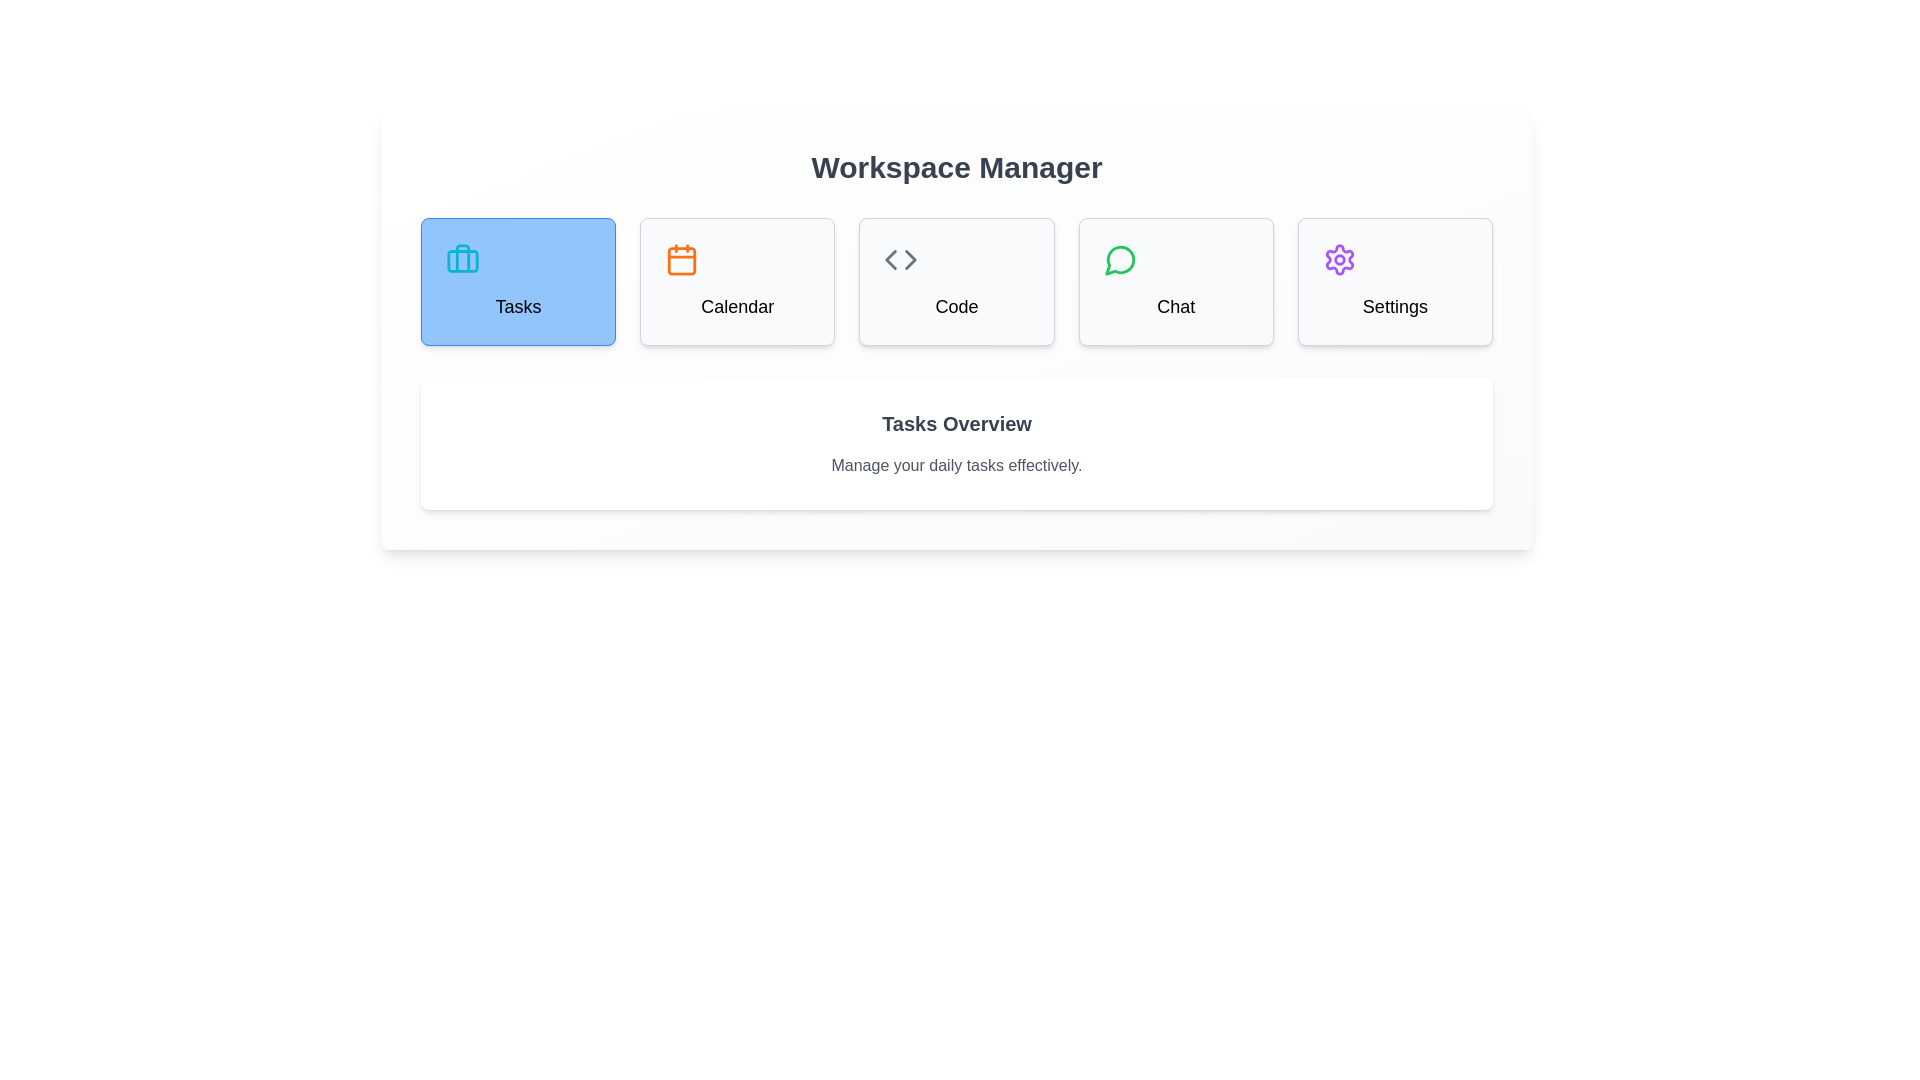 This screenshot has width=1920, height=1080. I want to click on the rectangle with rounded corners inside the briefcase icon located in the 'Tasks' button, so click(461, 260).